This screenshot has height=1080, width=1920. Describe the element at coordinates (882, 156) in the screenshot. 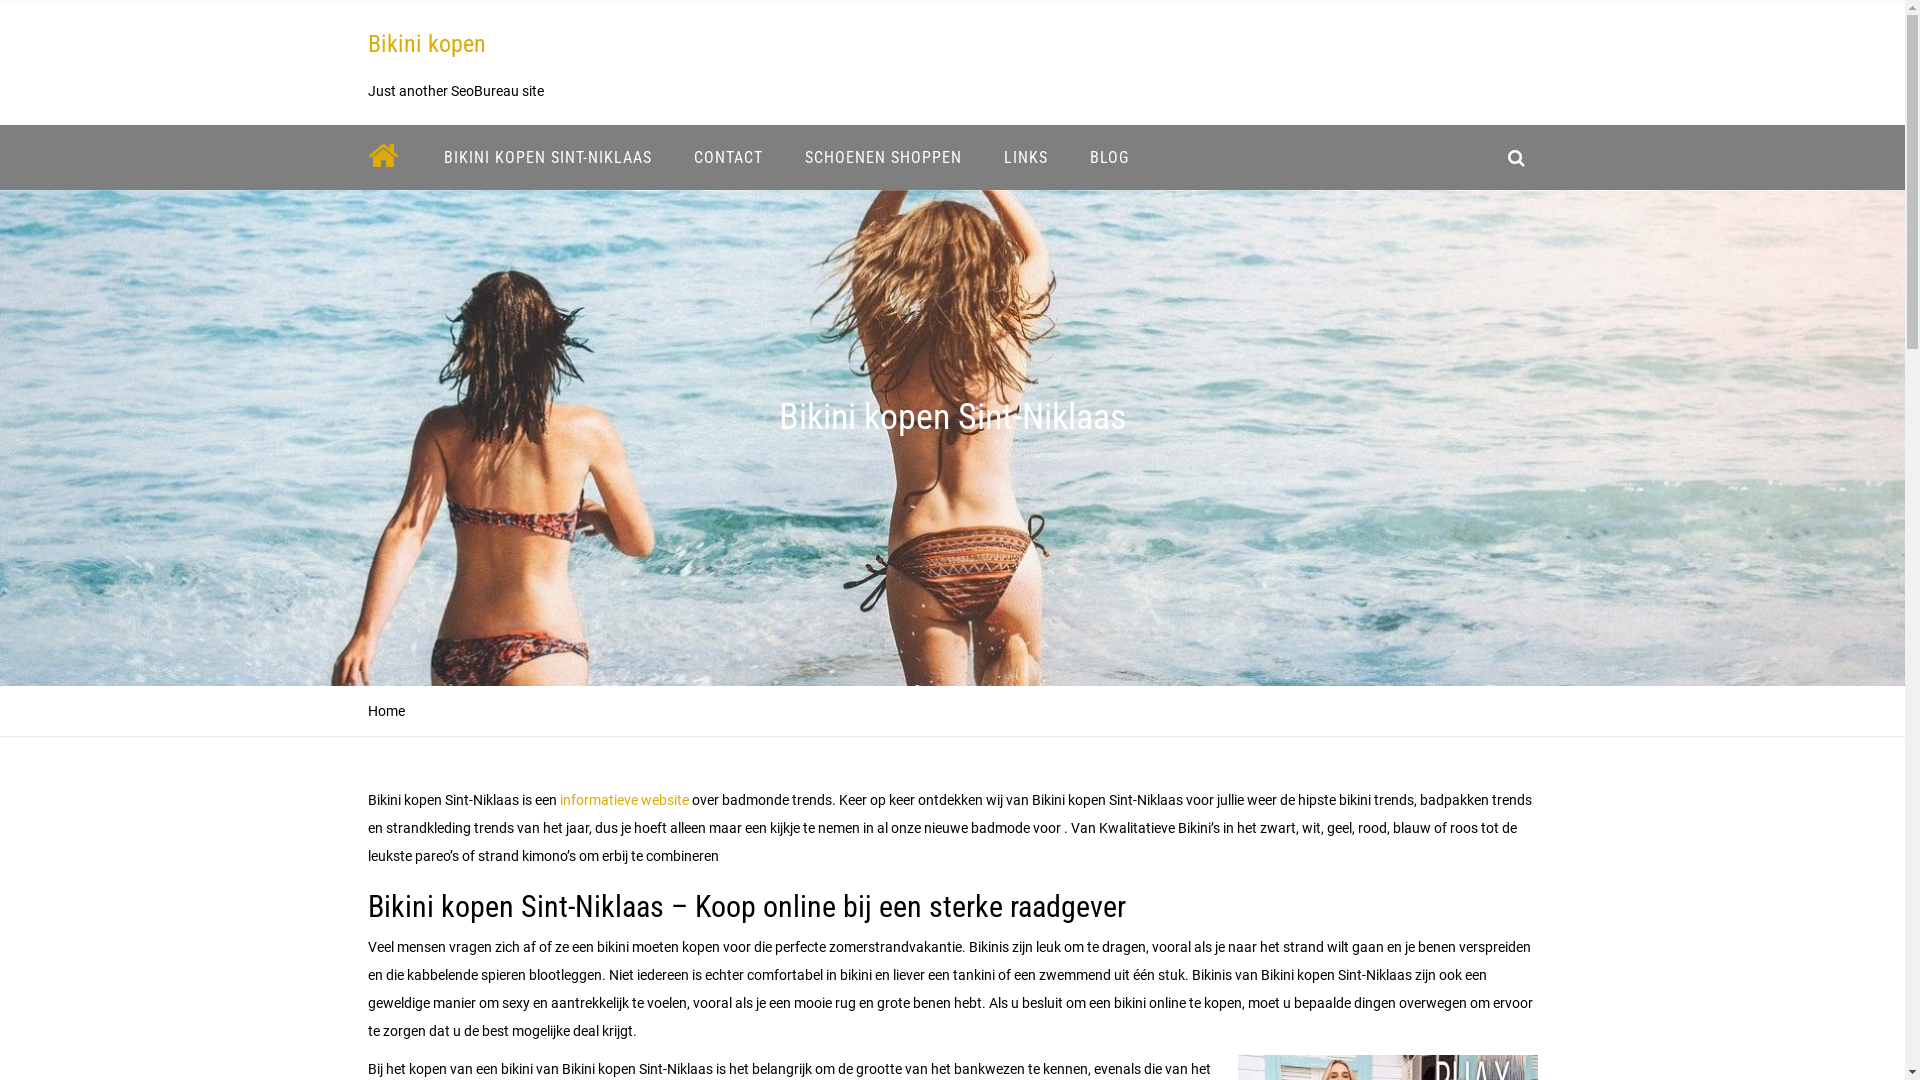

I see `'SCHOENEN SHOPPEN'` at that location.